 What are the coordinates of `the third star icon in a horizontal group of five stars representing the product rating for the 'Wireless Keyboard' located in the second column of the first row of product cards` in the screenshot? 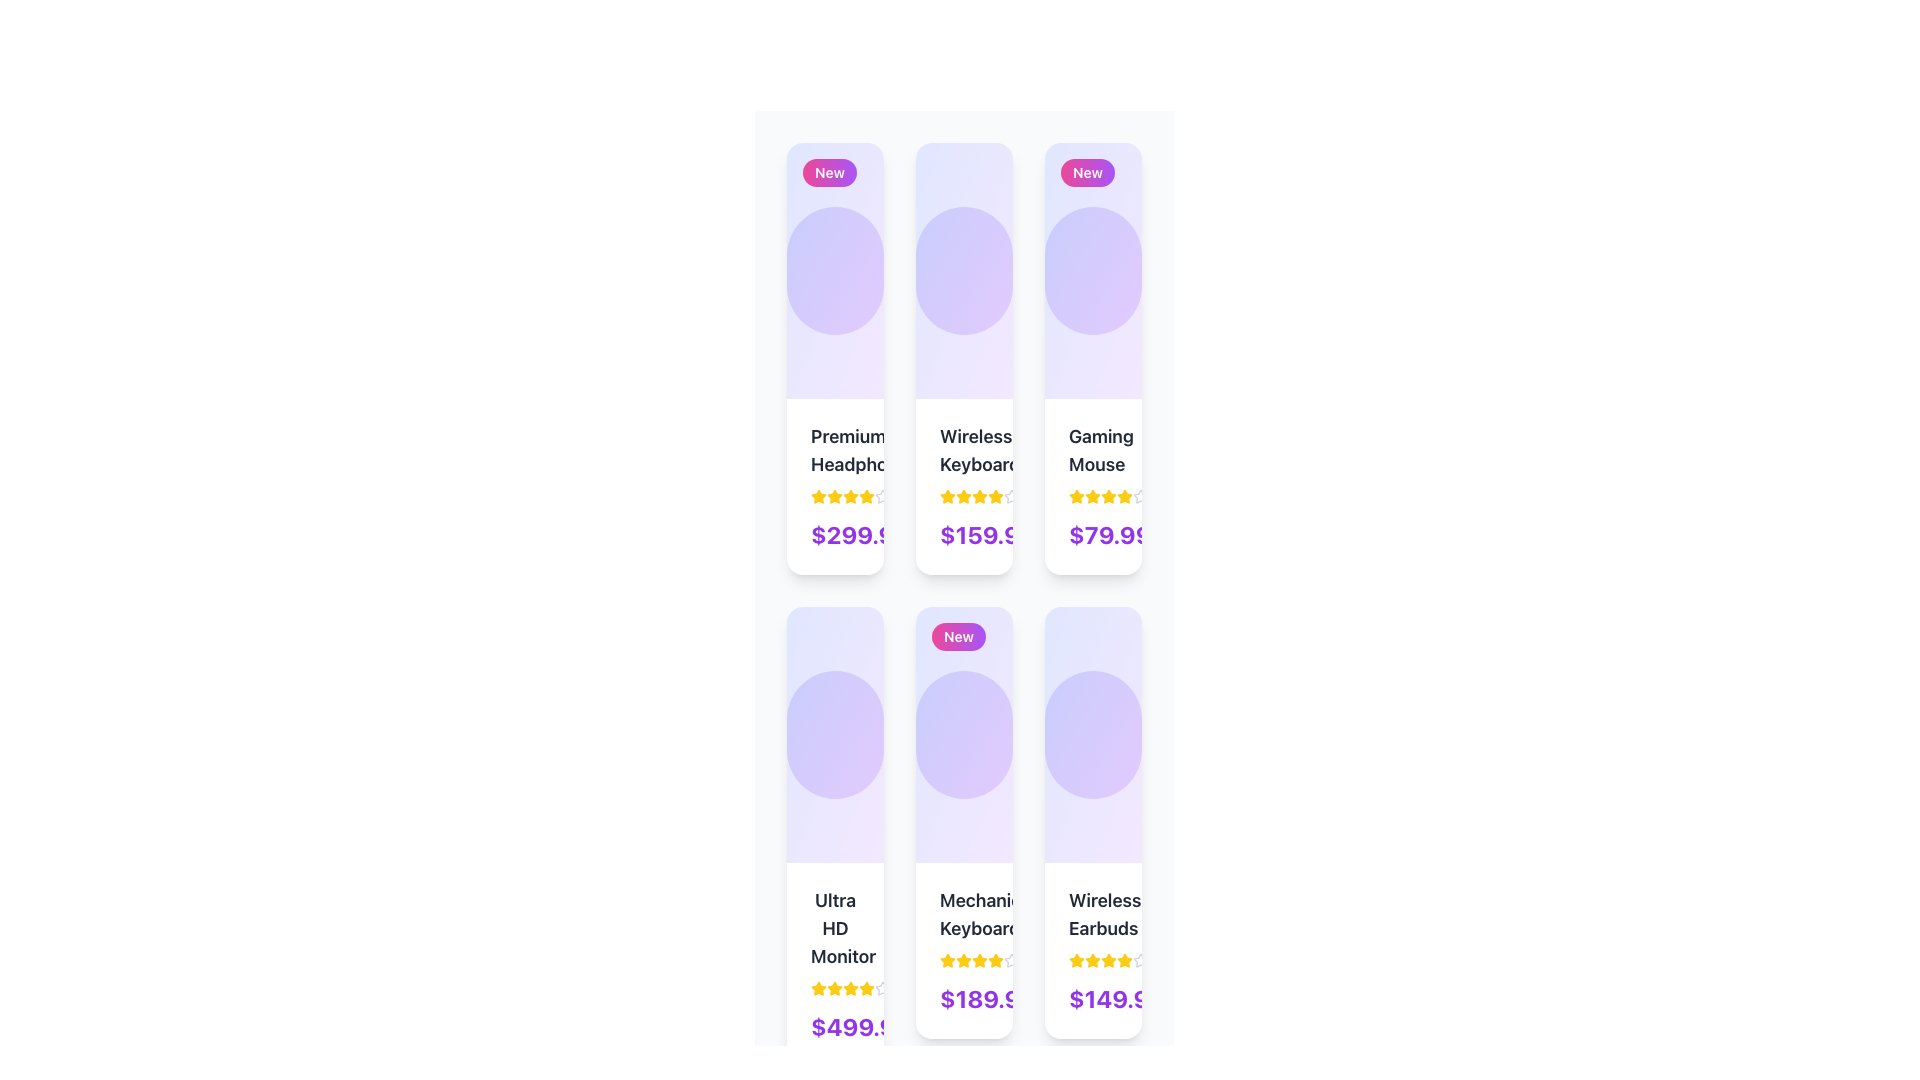 It's located at (964, 496).